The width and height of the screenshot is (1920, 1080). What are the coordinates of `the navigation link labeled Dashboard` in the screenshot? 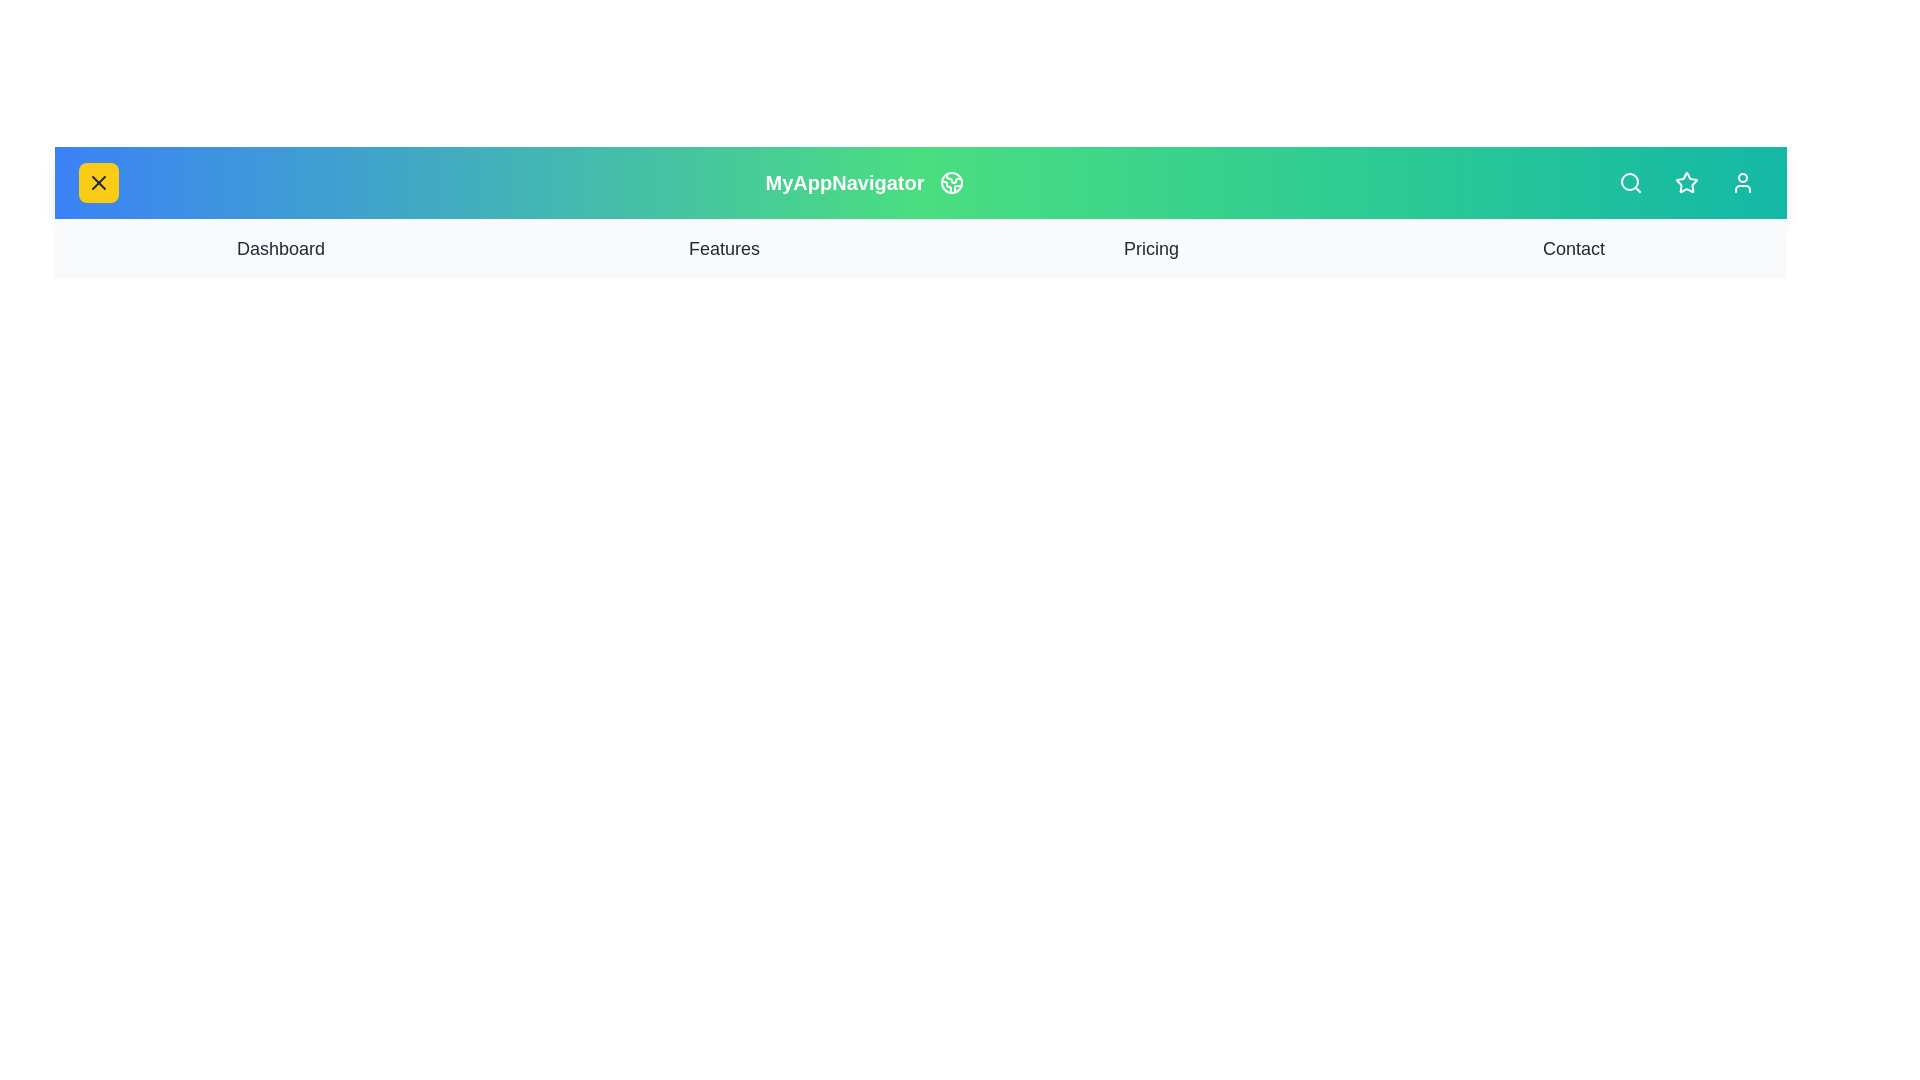 It's located at (280, 248).